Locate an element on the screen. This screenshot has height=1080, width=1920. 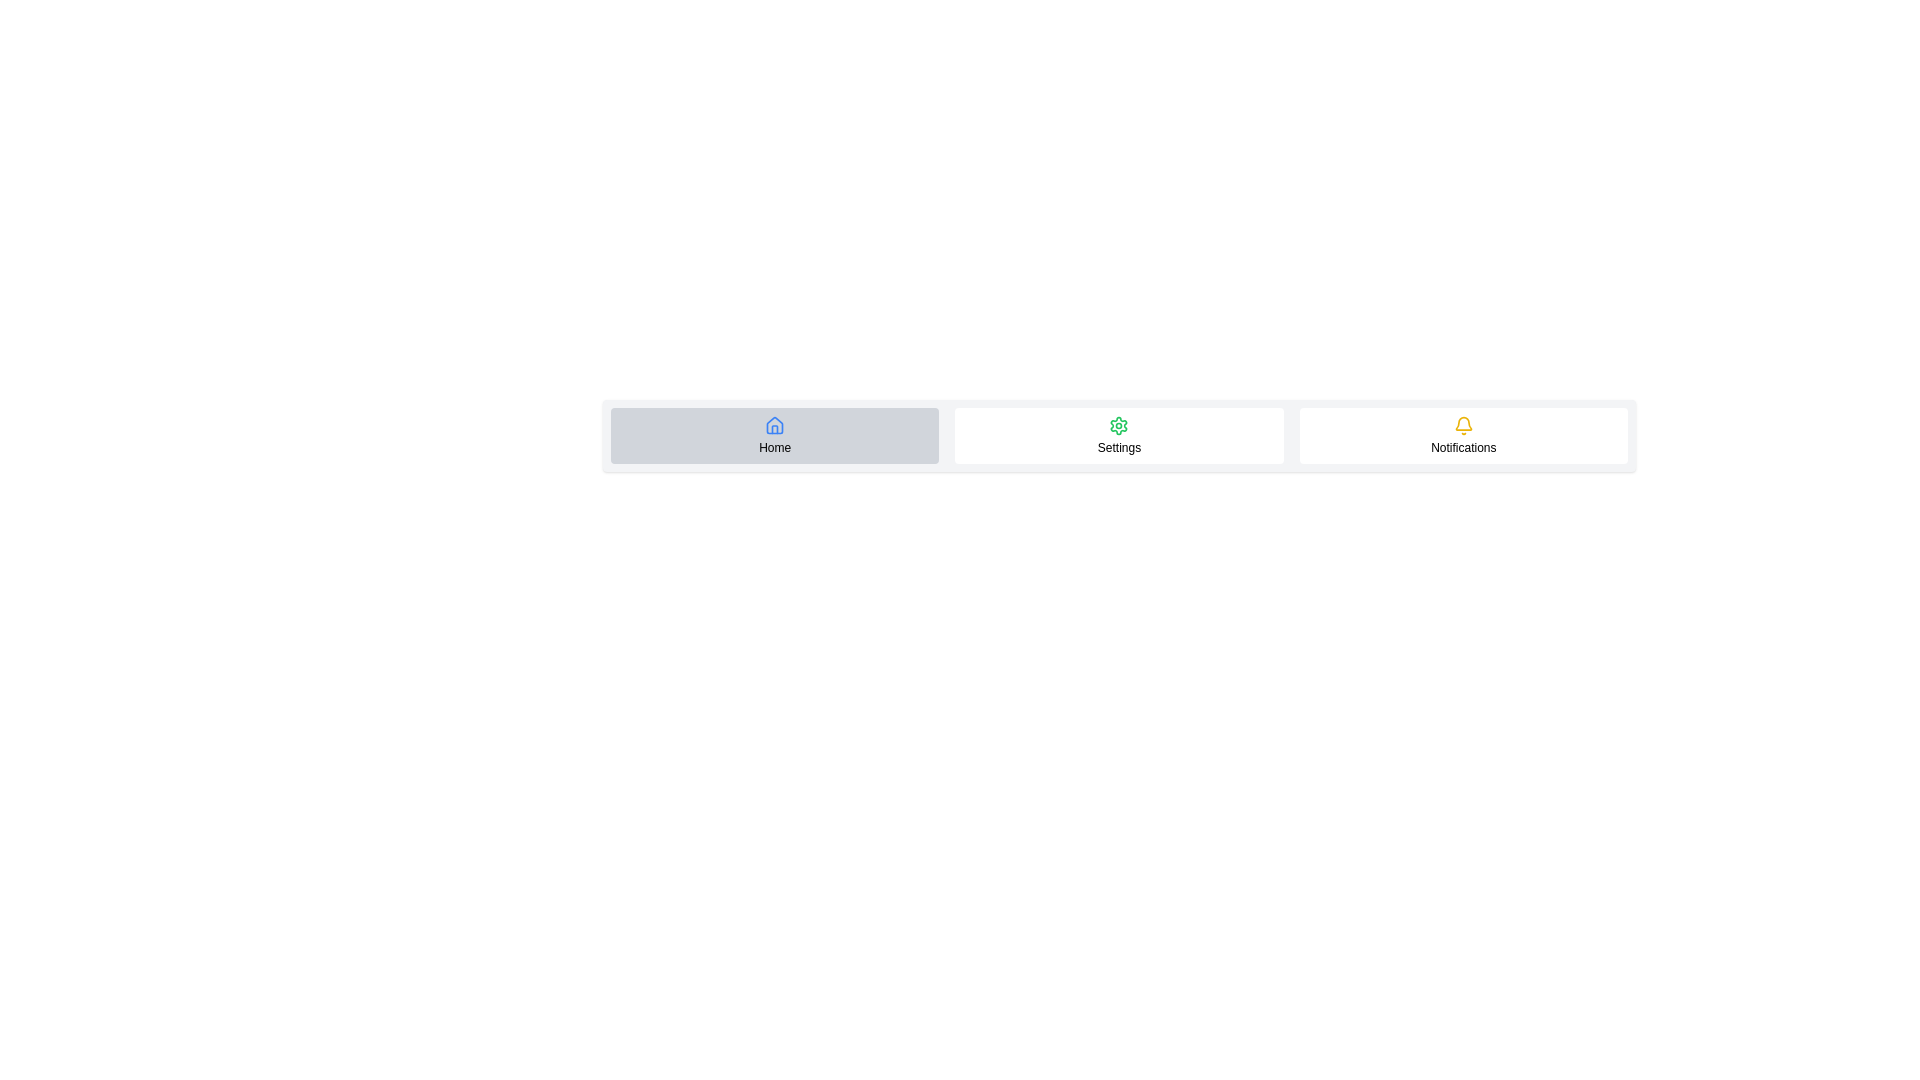
the yellow bell-shaped notification icon located at the far right of the navigation bar is located at coordinates (1463, 422).